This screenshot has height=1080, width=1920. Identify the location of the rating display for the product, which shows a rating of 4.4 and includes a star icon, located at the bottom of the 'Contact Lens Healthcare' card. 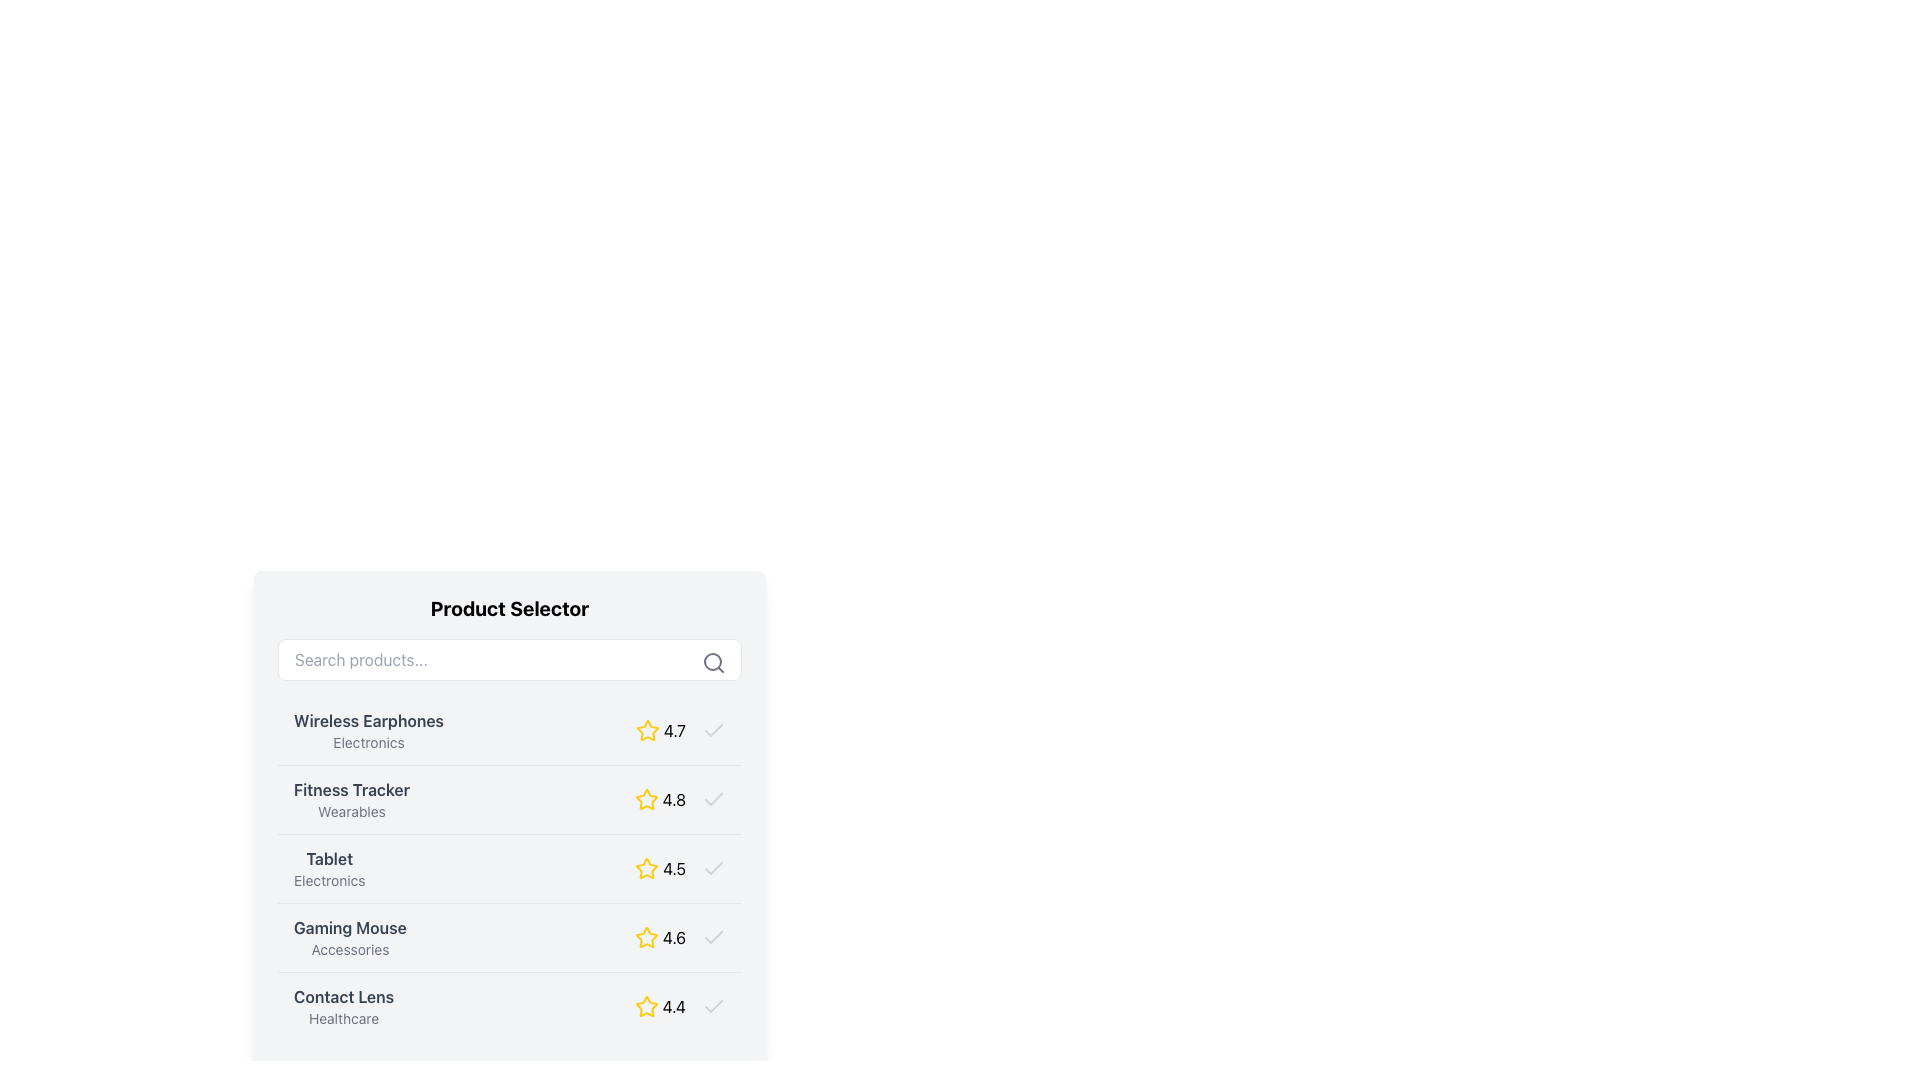
(680, 1006).